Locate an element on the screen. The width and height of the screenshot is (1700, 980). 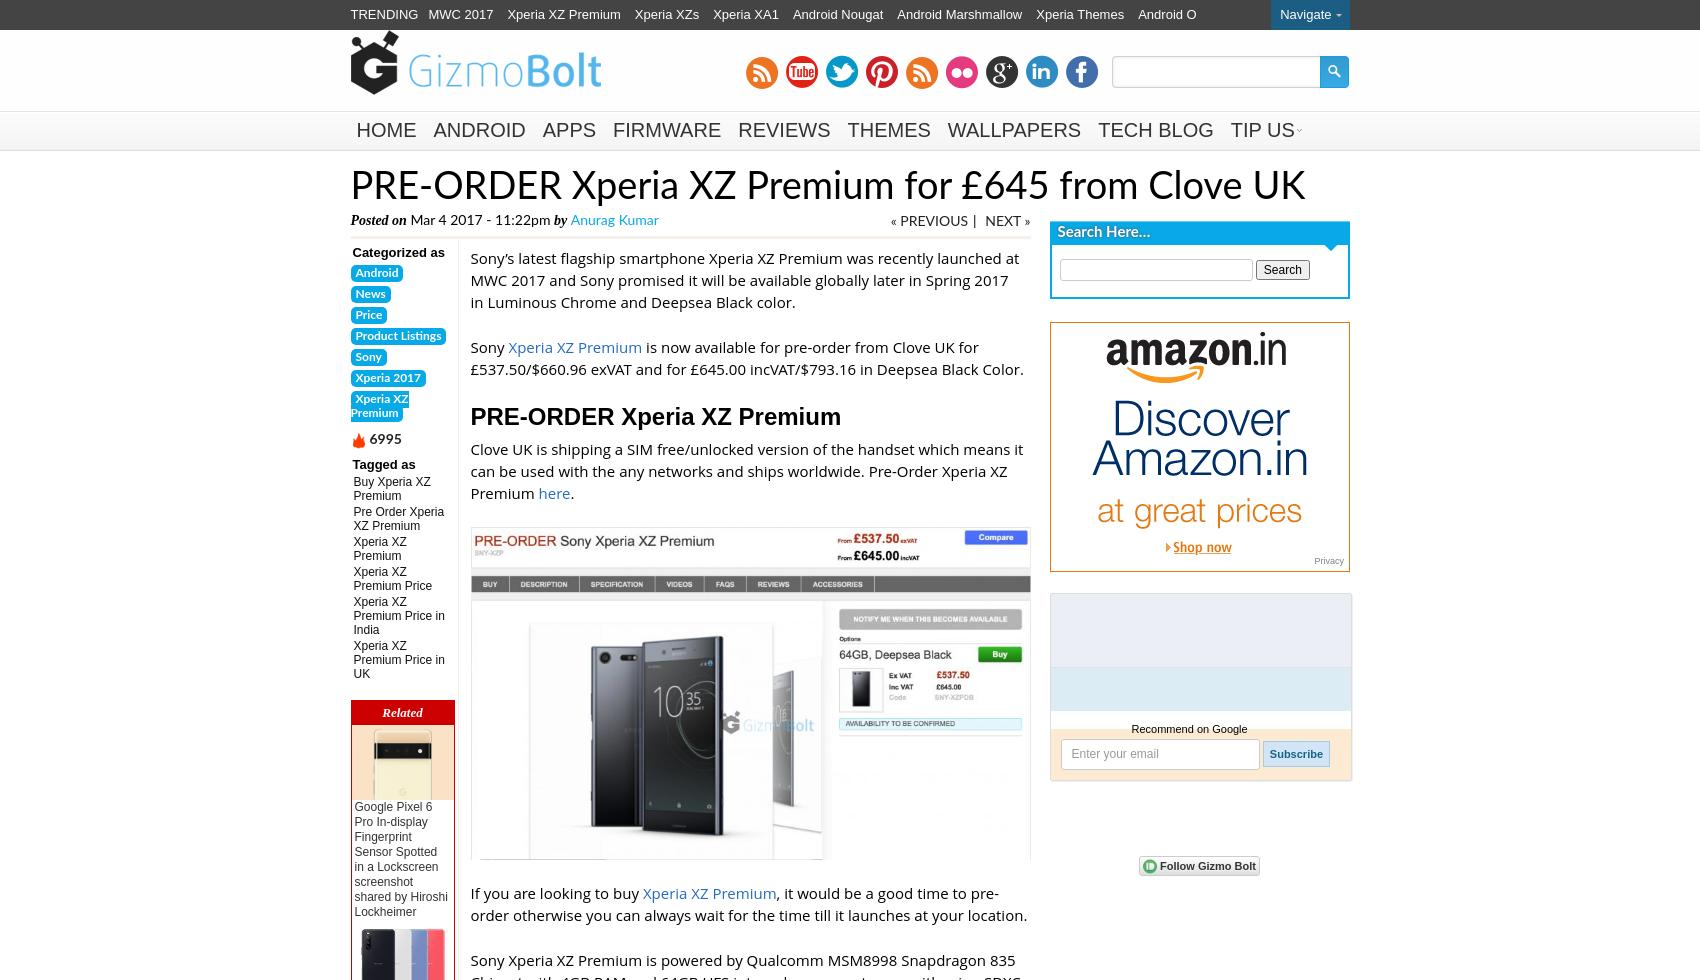
'Related' is located at coordinates (401, 712).